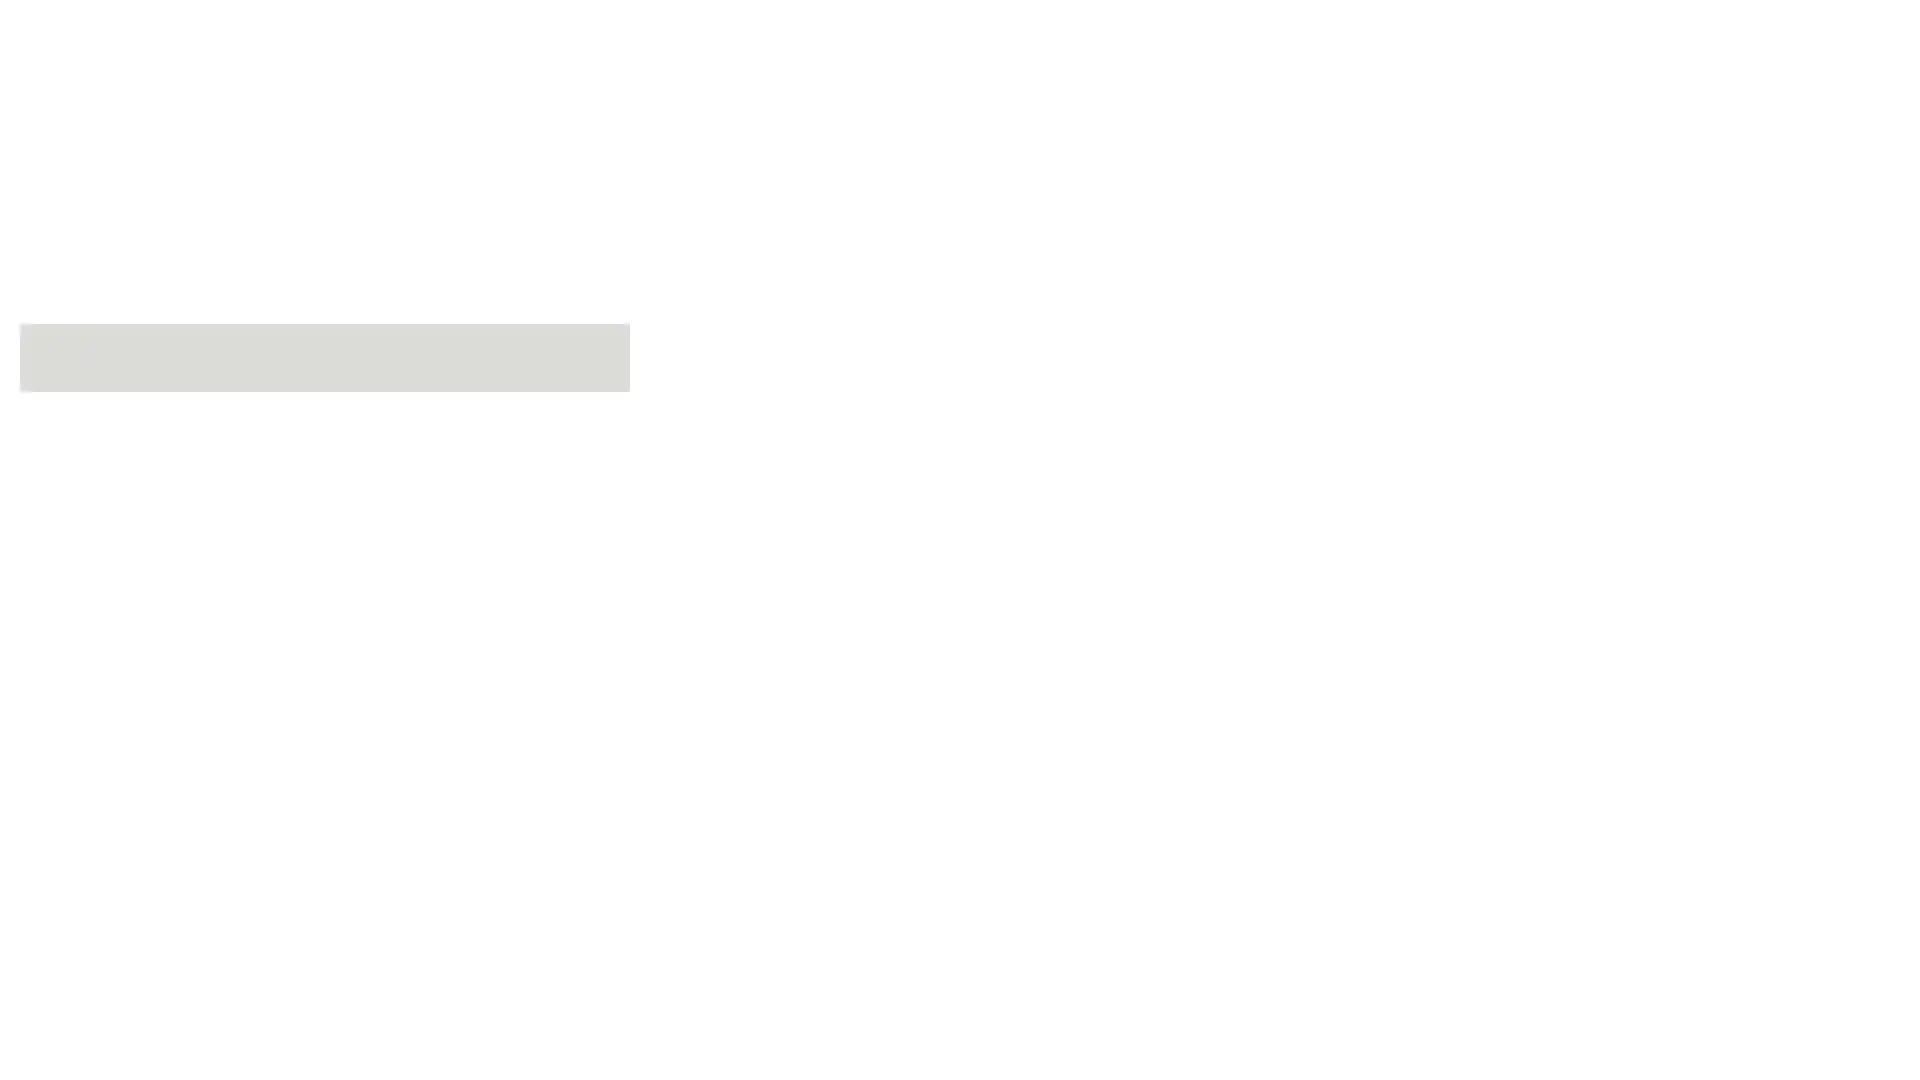 The height and width of the screenshot is (1080, 1920). Describe the element at coordinates (181, 573) in the screenshot. I see `Log In` at that location.